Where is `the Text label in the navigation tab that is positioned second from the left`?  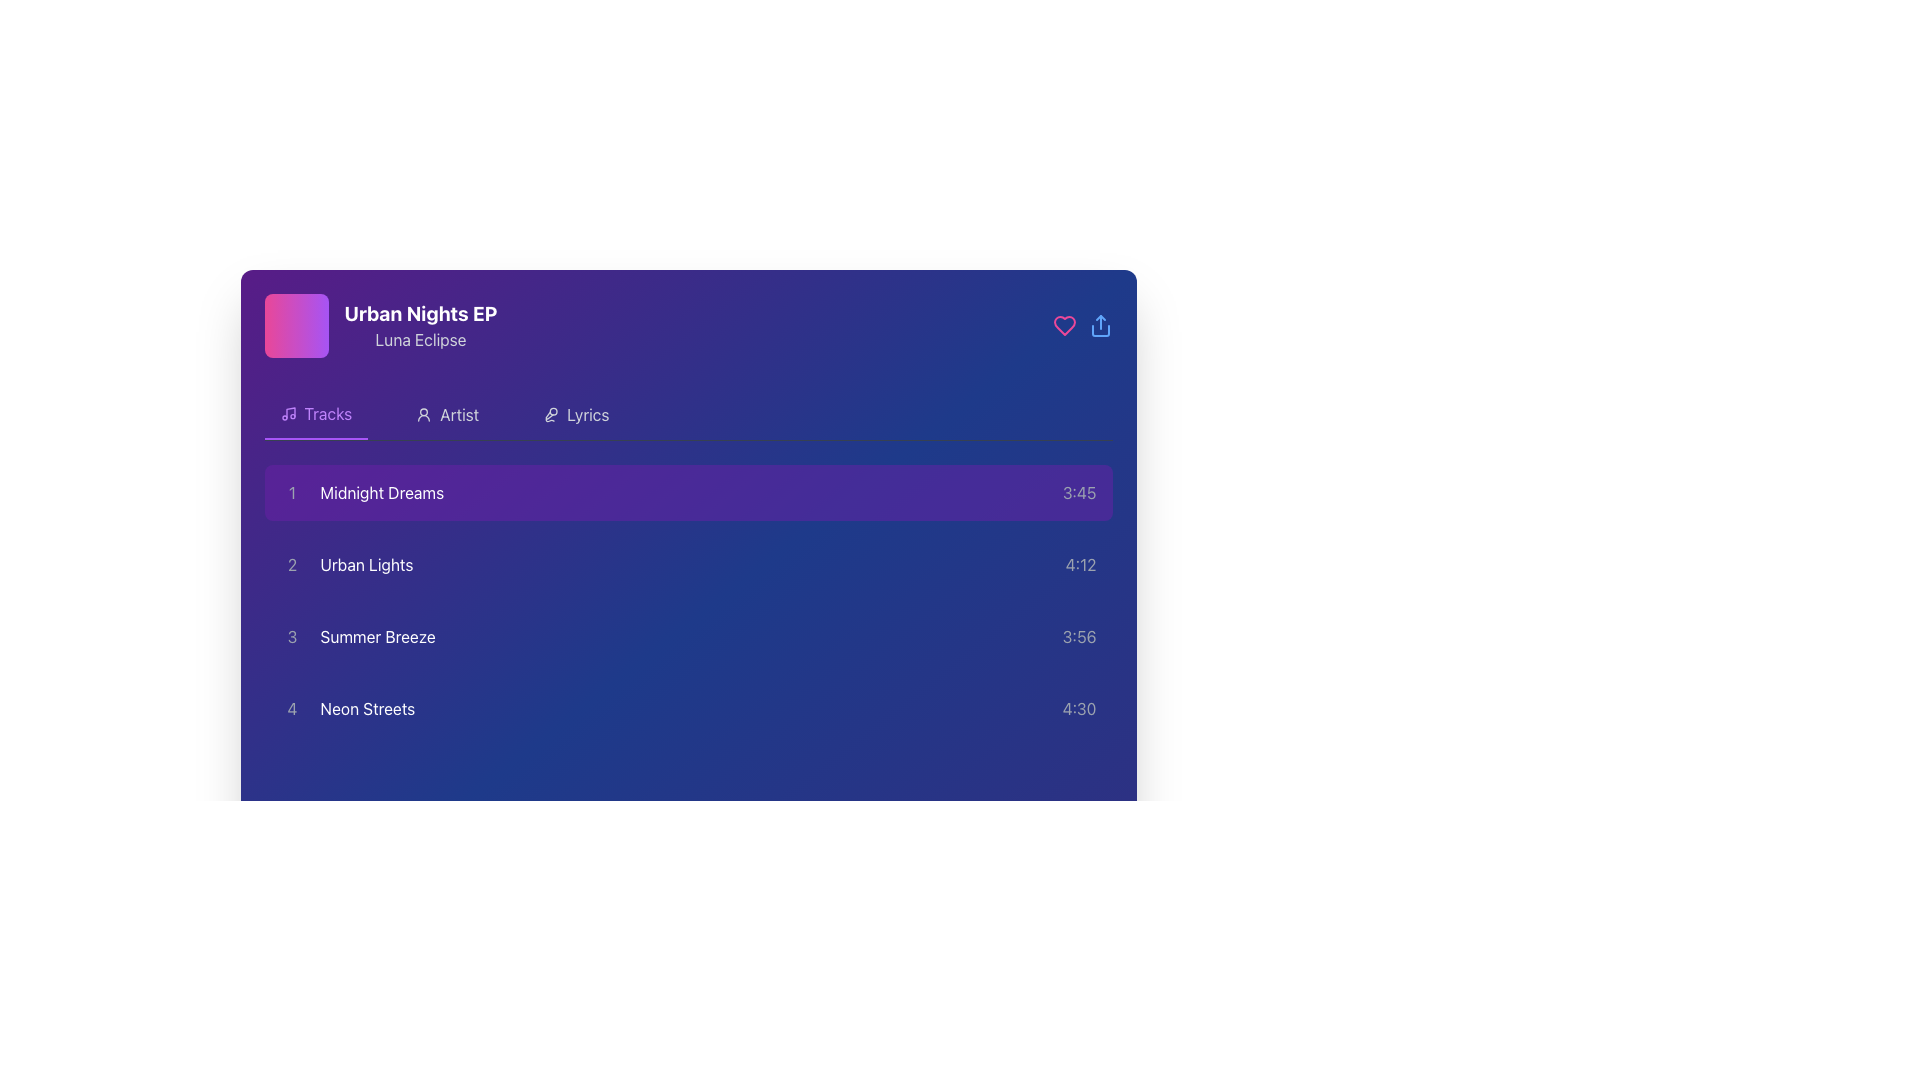
the Text label in the navigation tab that is positioned second from the left is located at coordinates (328, 412).